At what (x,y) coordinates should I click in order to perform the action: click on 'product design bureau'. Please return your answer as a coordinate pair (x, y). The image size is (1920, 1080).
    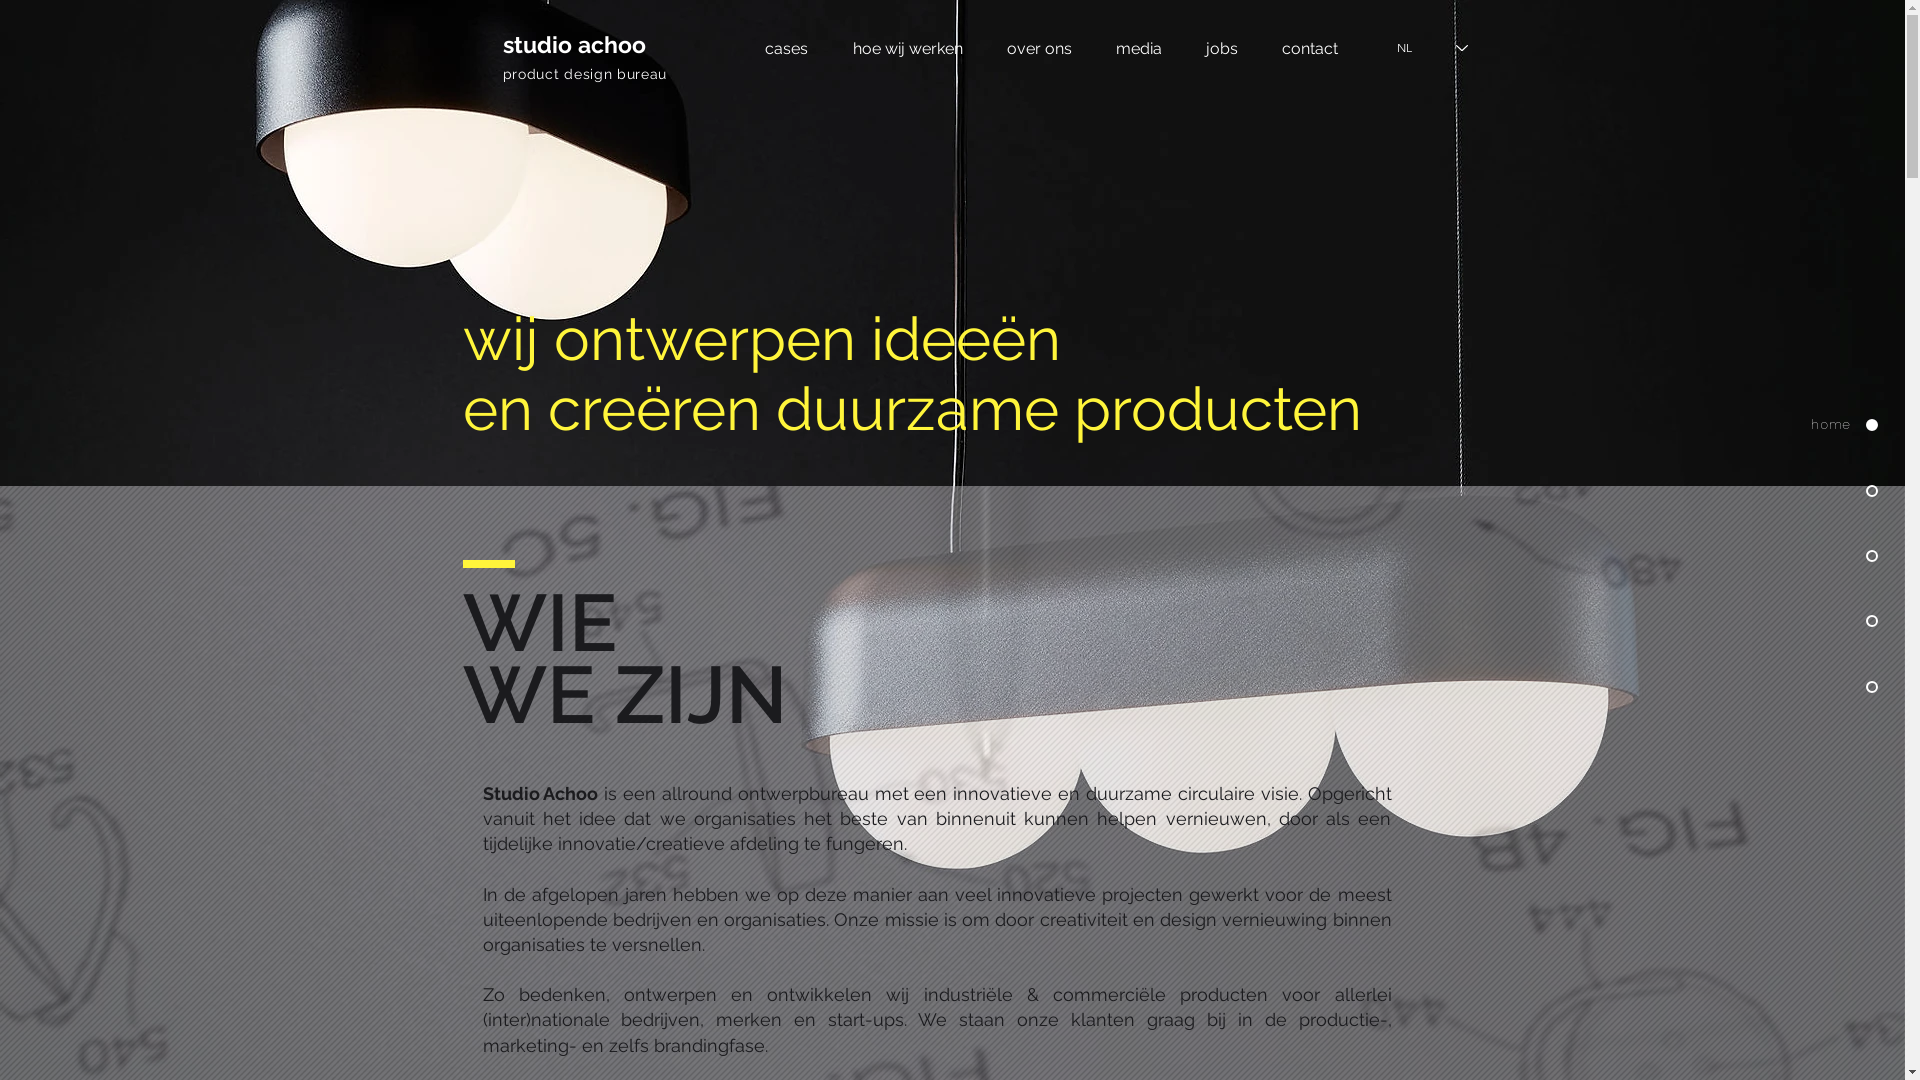
    Looking at the image, I should click on (583, 72).